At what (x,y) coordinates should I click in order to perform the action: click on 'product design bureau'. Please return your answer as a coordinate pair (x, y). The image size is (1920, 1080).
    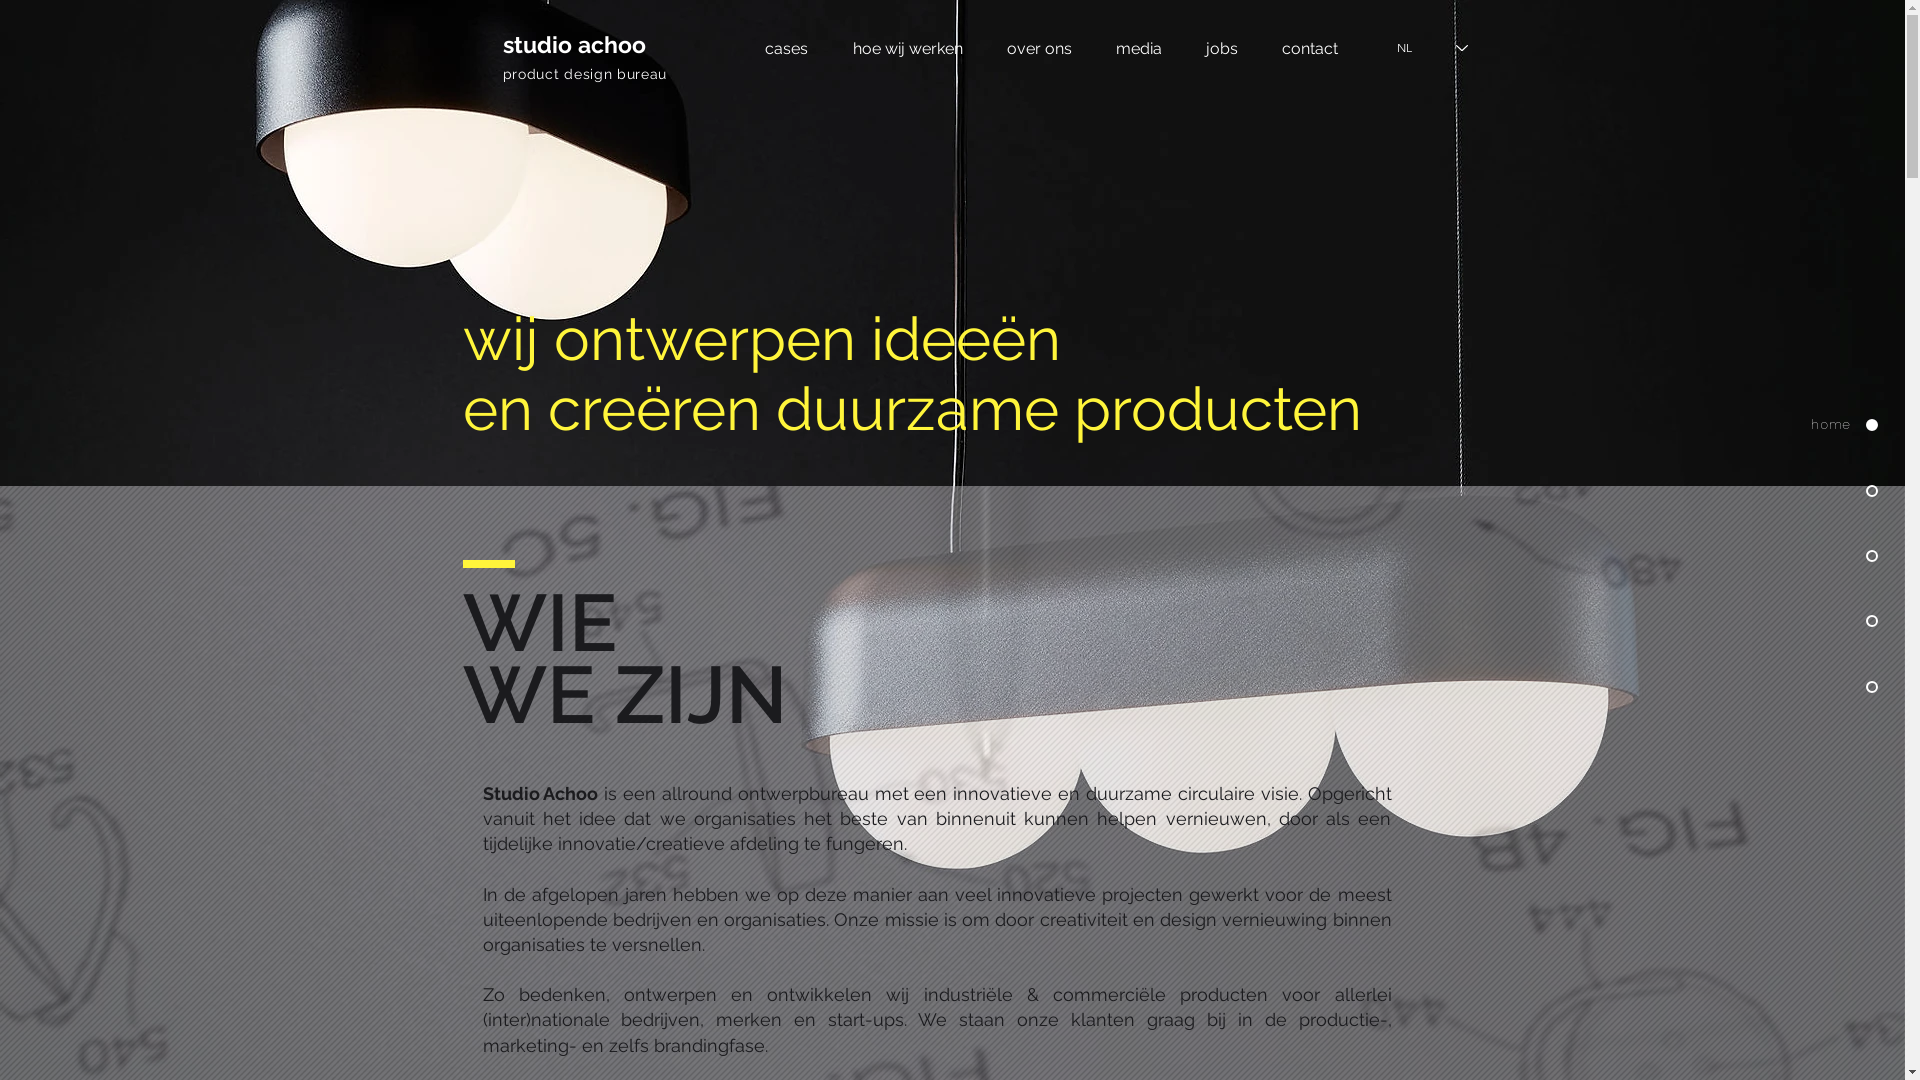
    Looking at the image, I should click on (583, 72).